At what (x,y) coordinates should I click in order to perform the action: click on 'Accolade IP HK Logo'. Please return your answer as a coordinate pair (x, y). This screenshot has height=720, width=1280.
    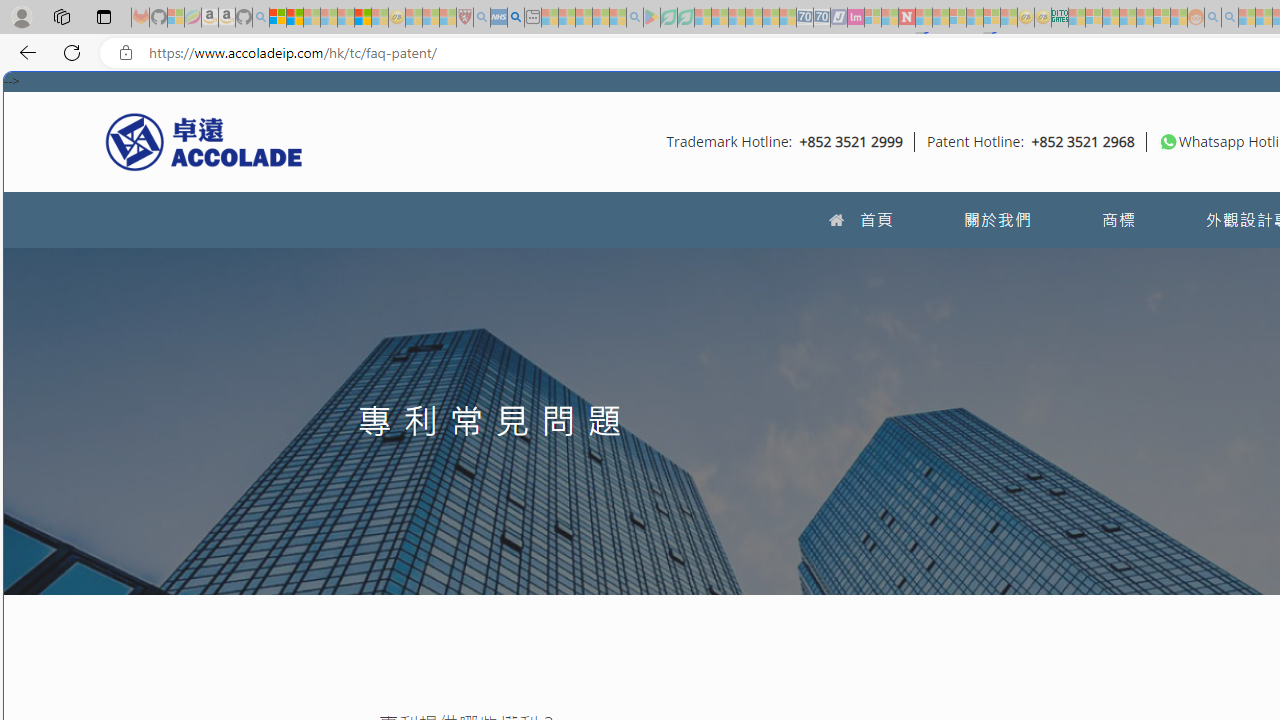
    Looking at the image, I should click on (204, 140).